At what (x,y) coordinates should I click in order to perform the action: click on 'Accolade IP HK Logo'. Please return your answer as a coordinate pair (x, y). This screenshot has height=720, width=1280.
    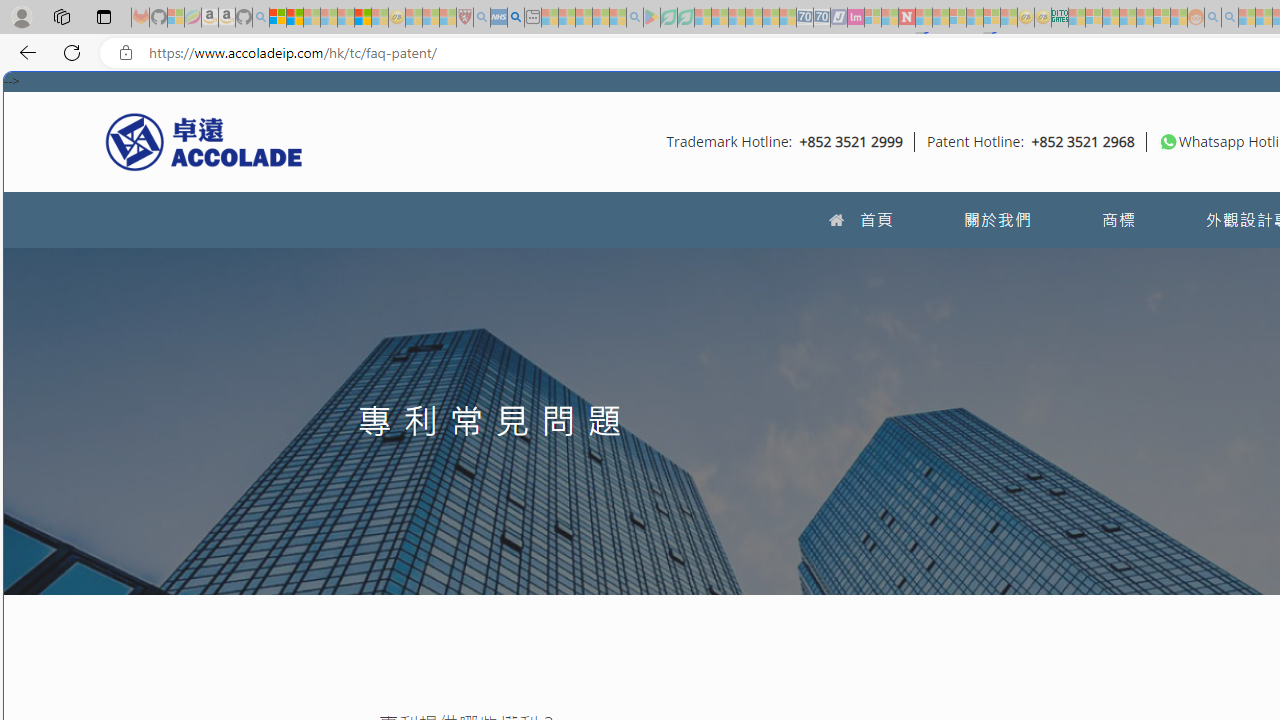
    Looking at the image, I should click on (204, 140).